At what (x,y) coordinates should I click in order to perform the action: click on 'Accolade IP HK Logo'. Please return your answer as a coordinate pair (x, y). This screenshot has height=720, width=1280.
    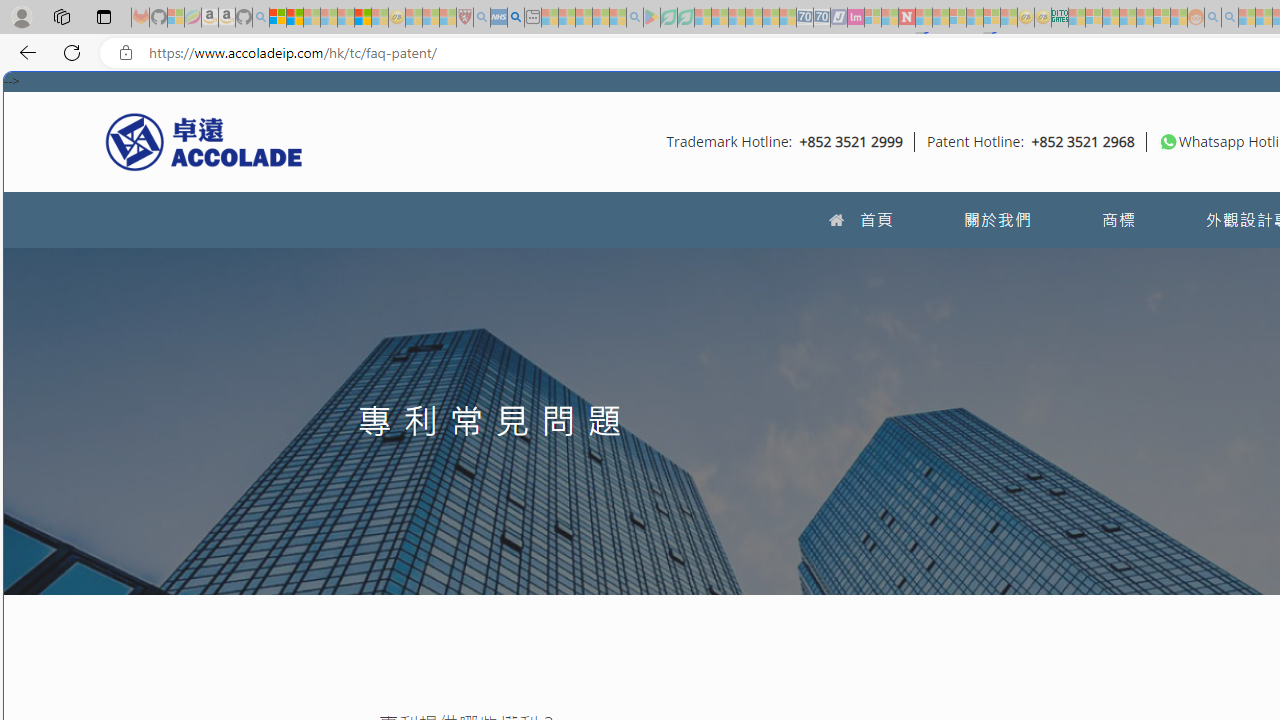
    Looking at the image, I should click on (204, 140).